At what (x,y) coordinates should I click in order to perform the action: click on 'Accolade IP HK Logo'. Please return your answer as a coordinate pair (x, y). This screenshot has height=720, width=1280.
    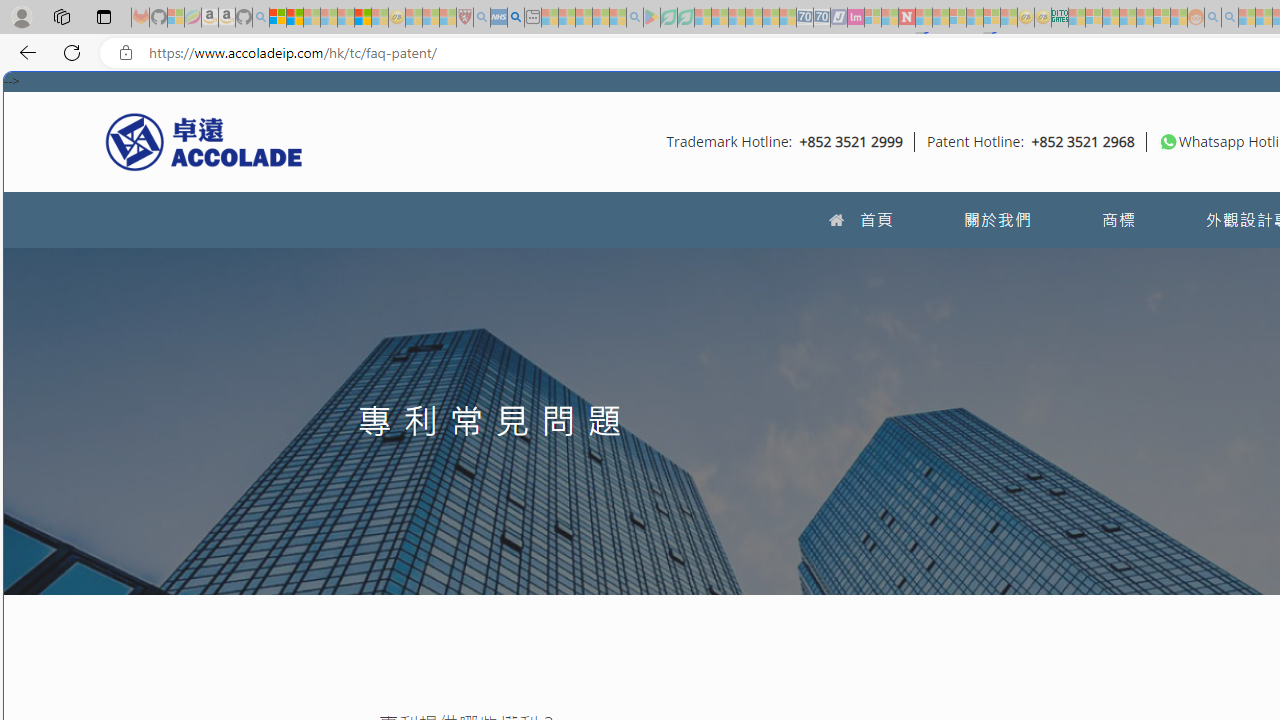
    Looking at the image, I should click on (204, 140).